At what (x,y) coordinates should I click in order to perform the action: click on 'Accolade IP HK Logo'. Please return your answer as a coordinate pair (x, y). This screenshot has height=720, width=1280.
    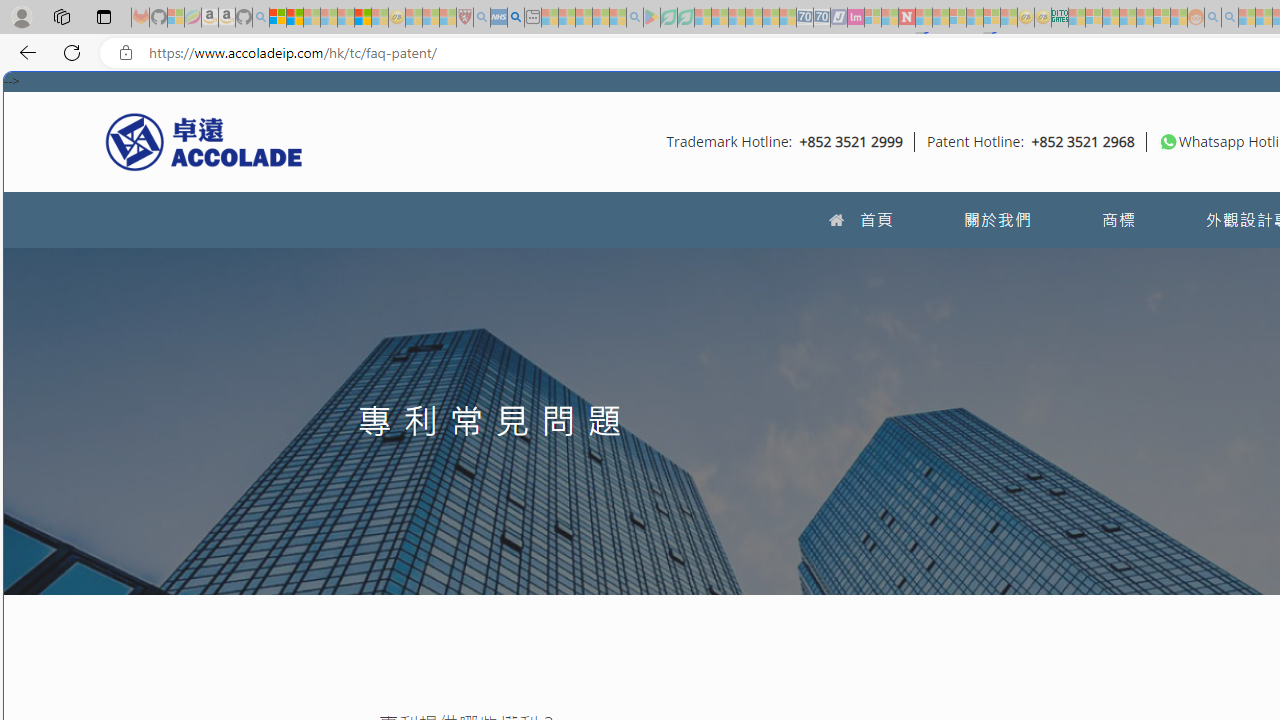
    Looking at the image, I should click on (204, 140).